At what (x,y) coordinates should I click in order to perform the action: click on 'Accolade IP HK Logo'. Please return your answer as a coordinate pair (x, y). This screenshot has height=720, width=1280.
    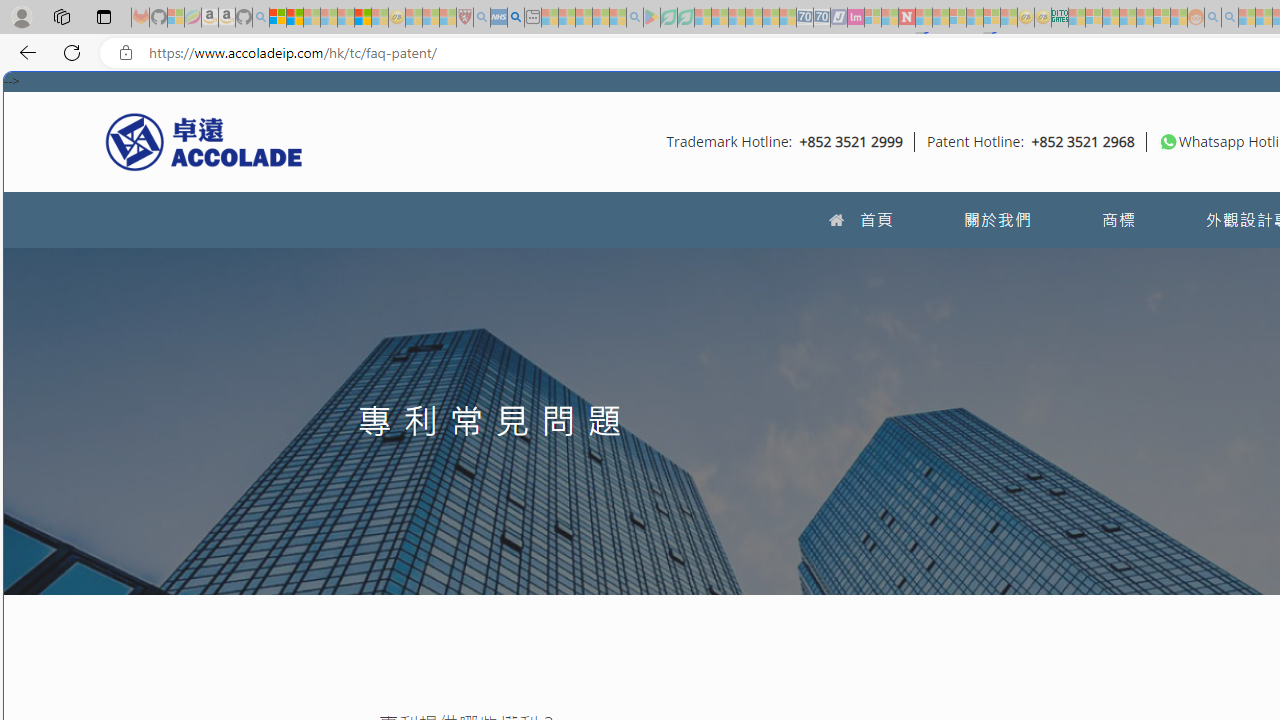
    Looking at the image, I should click on (204, 140).